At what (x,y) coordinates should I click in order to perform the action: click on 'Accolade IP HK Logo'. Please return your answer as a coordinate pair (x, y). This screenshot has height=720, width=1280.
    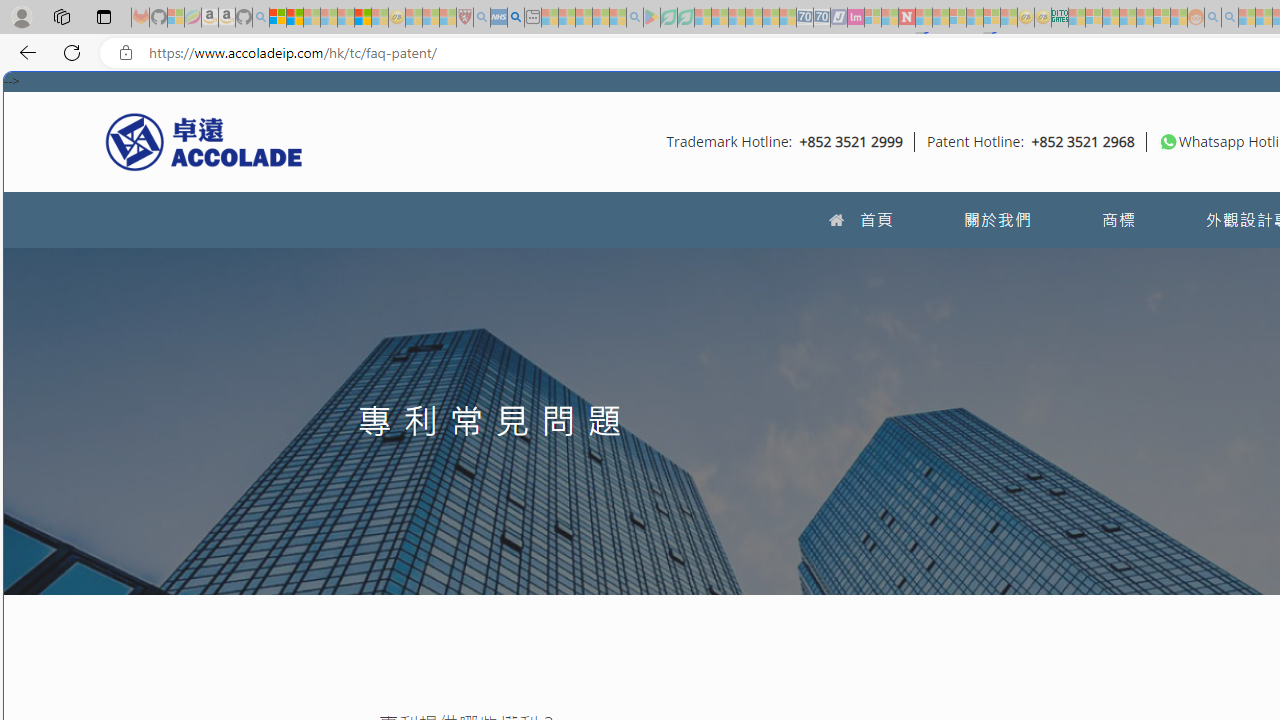
    Looking at the image, I should click on (204, 140).